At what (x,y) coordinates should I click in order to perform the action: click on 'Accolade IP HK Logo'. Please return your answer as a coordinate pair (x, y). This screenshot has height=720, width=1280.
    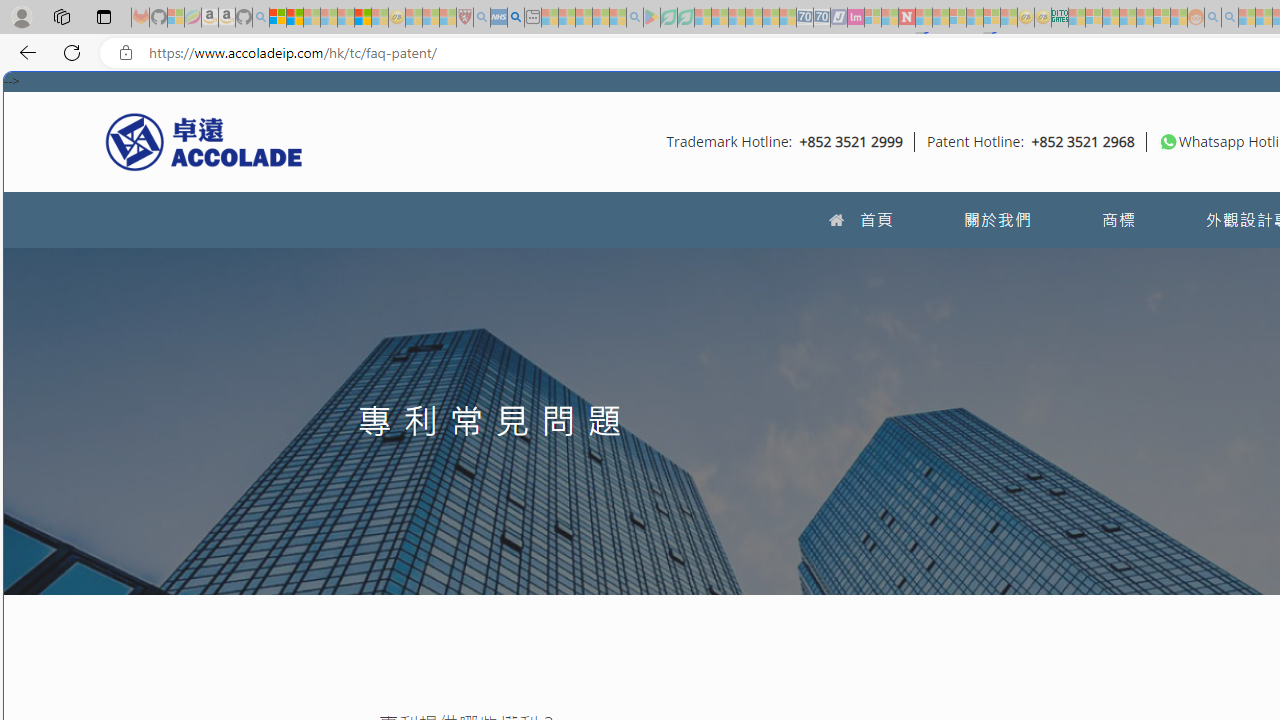
    Looking at the image, I should click on (204, 140).